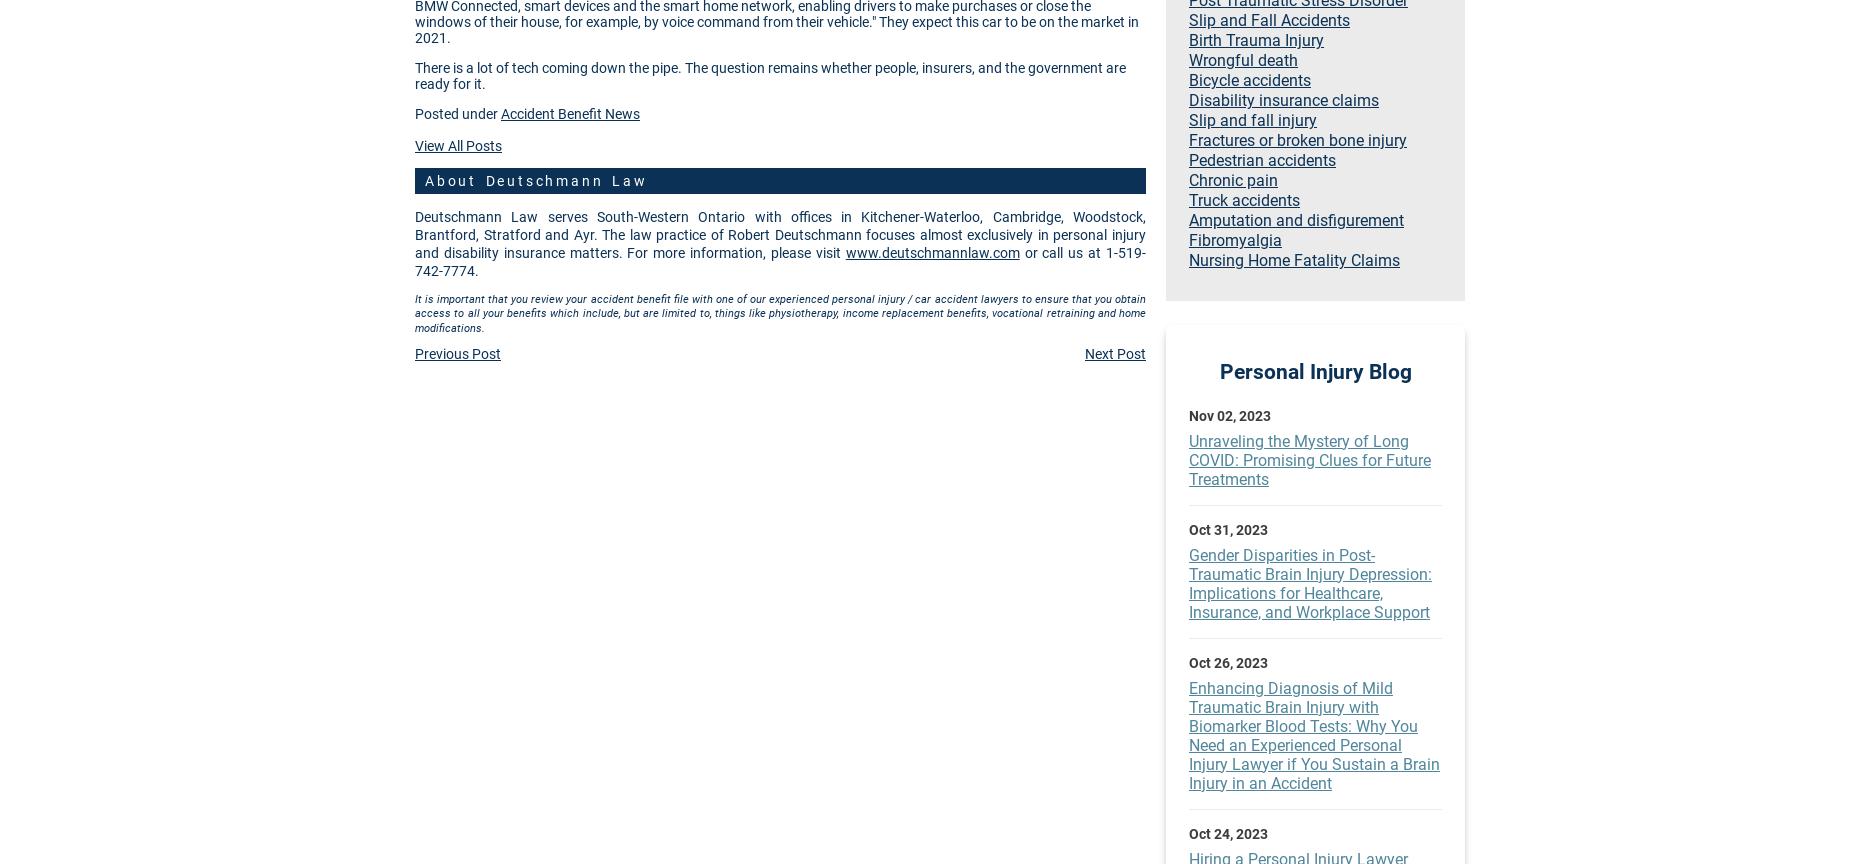 This screenshot has width=1850, height=864. Describe the element at coordinates (780, 234) in the screenshot. I see `'Deutschmann Law serves South-Western Ontario with offices in Kitchener-Waterloo, Cambridge, Woodstock, Brantford, Stratford and Ayr. The law practice of Robert Deutschmann focuses almost exclusively in personal injury and disability insurance matters. For more information, please visit'` at that location.